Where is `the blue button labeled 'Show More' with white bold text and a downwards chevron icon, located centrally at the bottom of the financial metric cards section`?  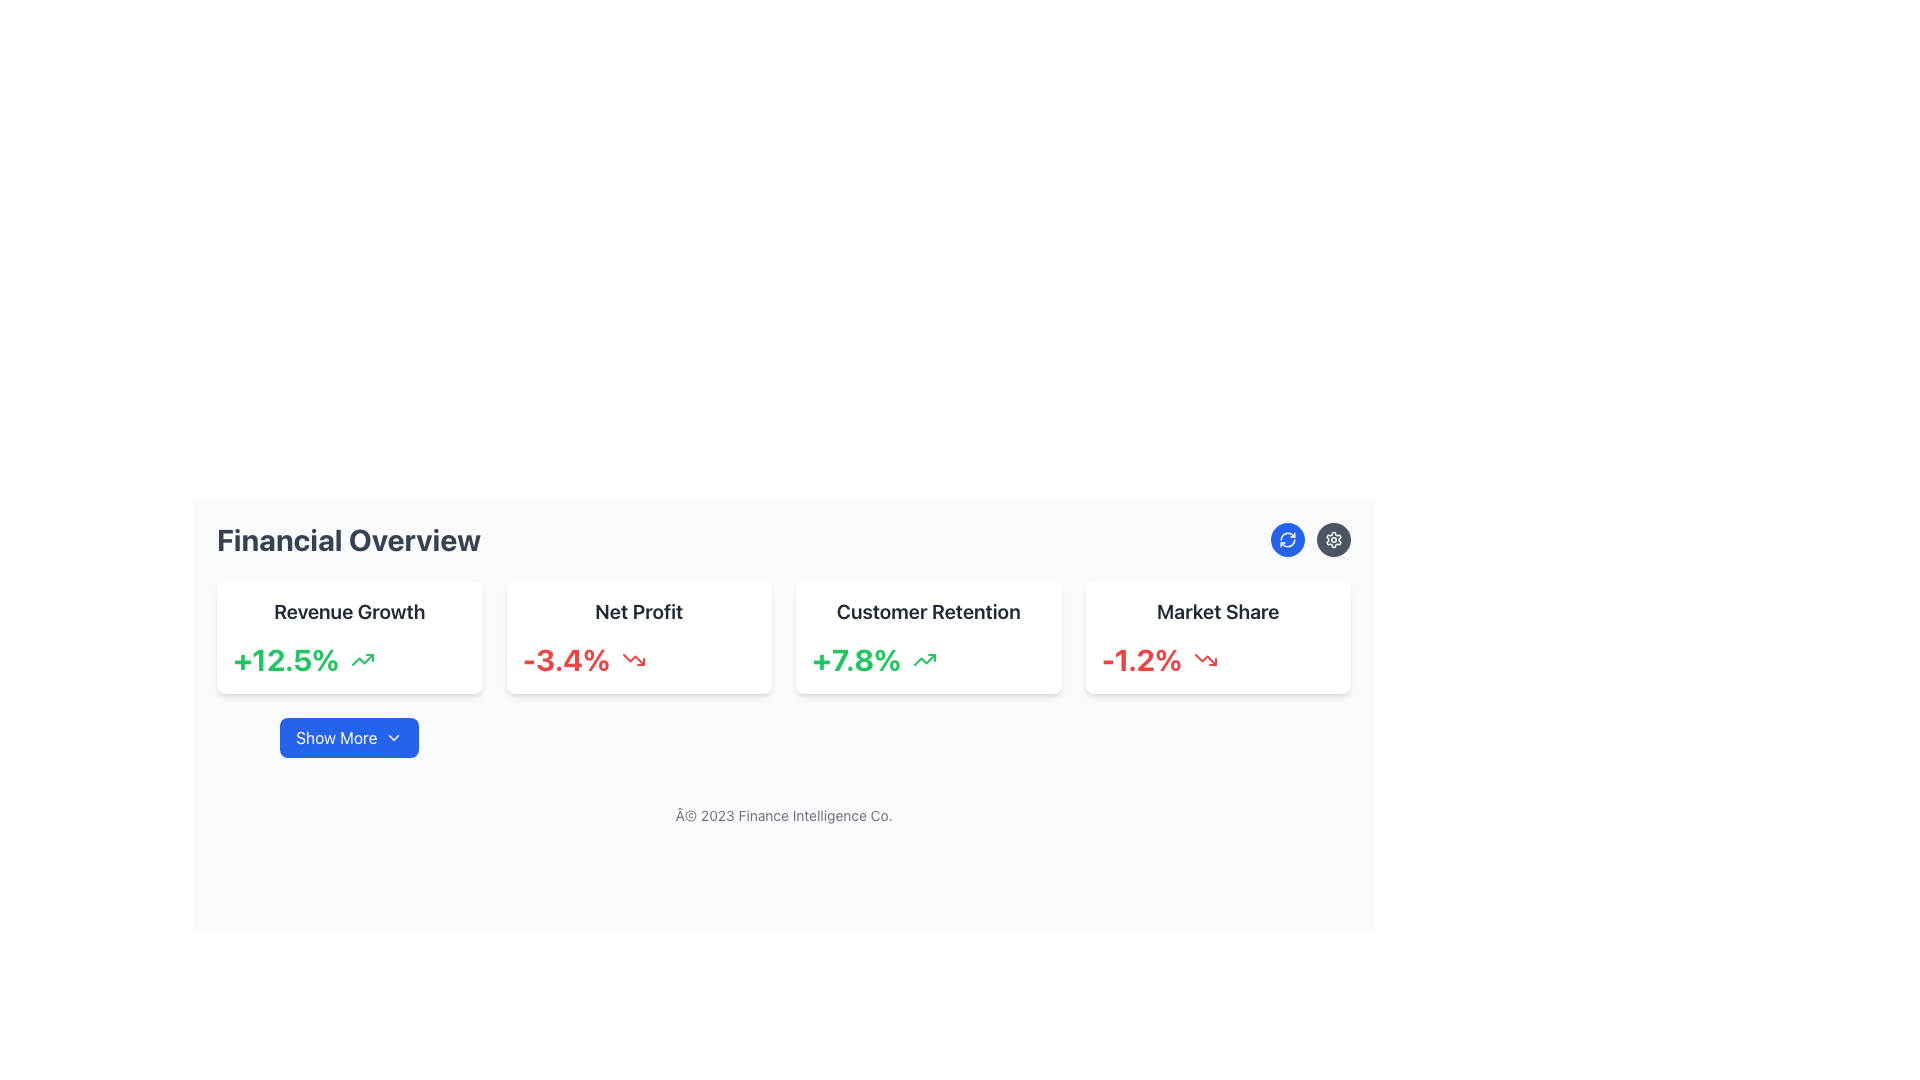 the blue button labeled 'Show More' with white bold text and a downwards chevron icon, located centrally at the bottom of the financial metric cards section is located at coordinates (349, 737).